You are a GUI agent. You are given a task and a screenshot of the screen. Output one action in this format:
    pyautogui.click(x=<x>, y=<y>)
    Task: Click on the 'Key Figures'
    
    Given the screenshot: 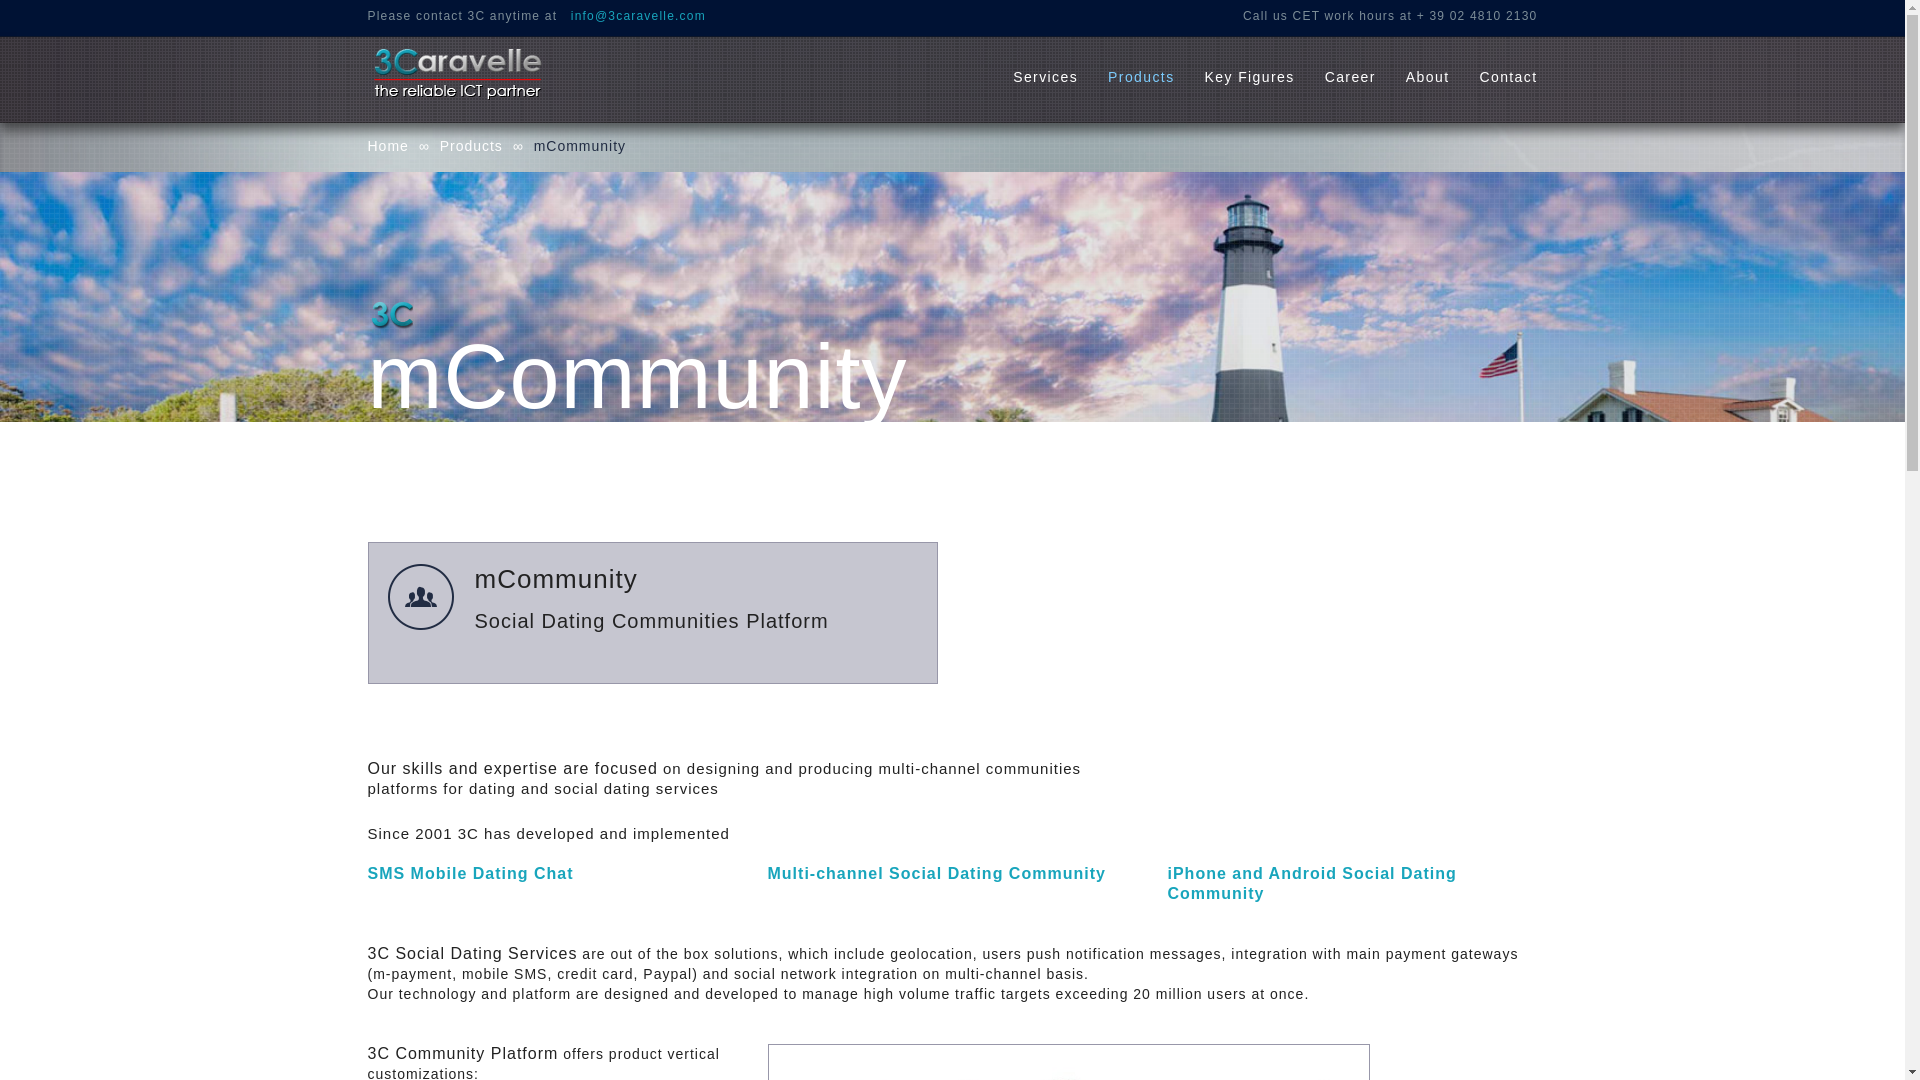 What is the action you would take?
    pyautogui.click(x=1248, y=75)
    